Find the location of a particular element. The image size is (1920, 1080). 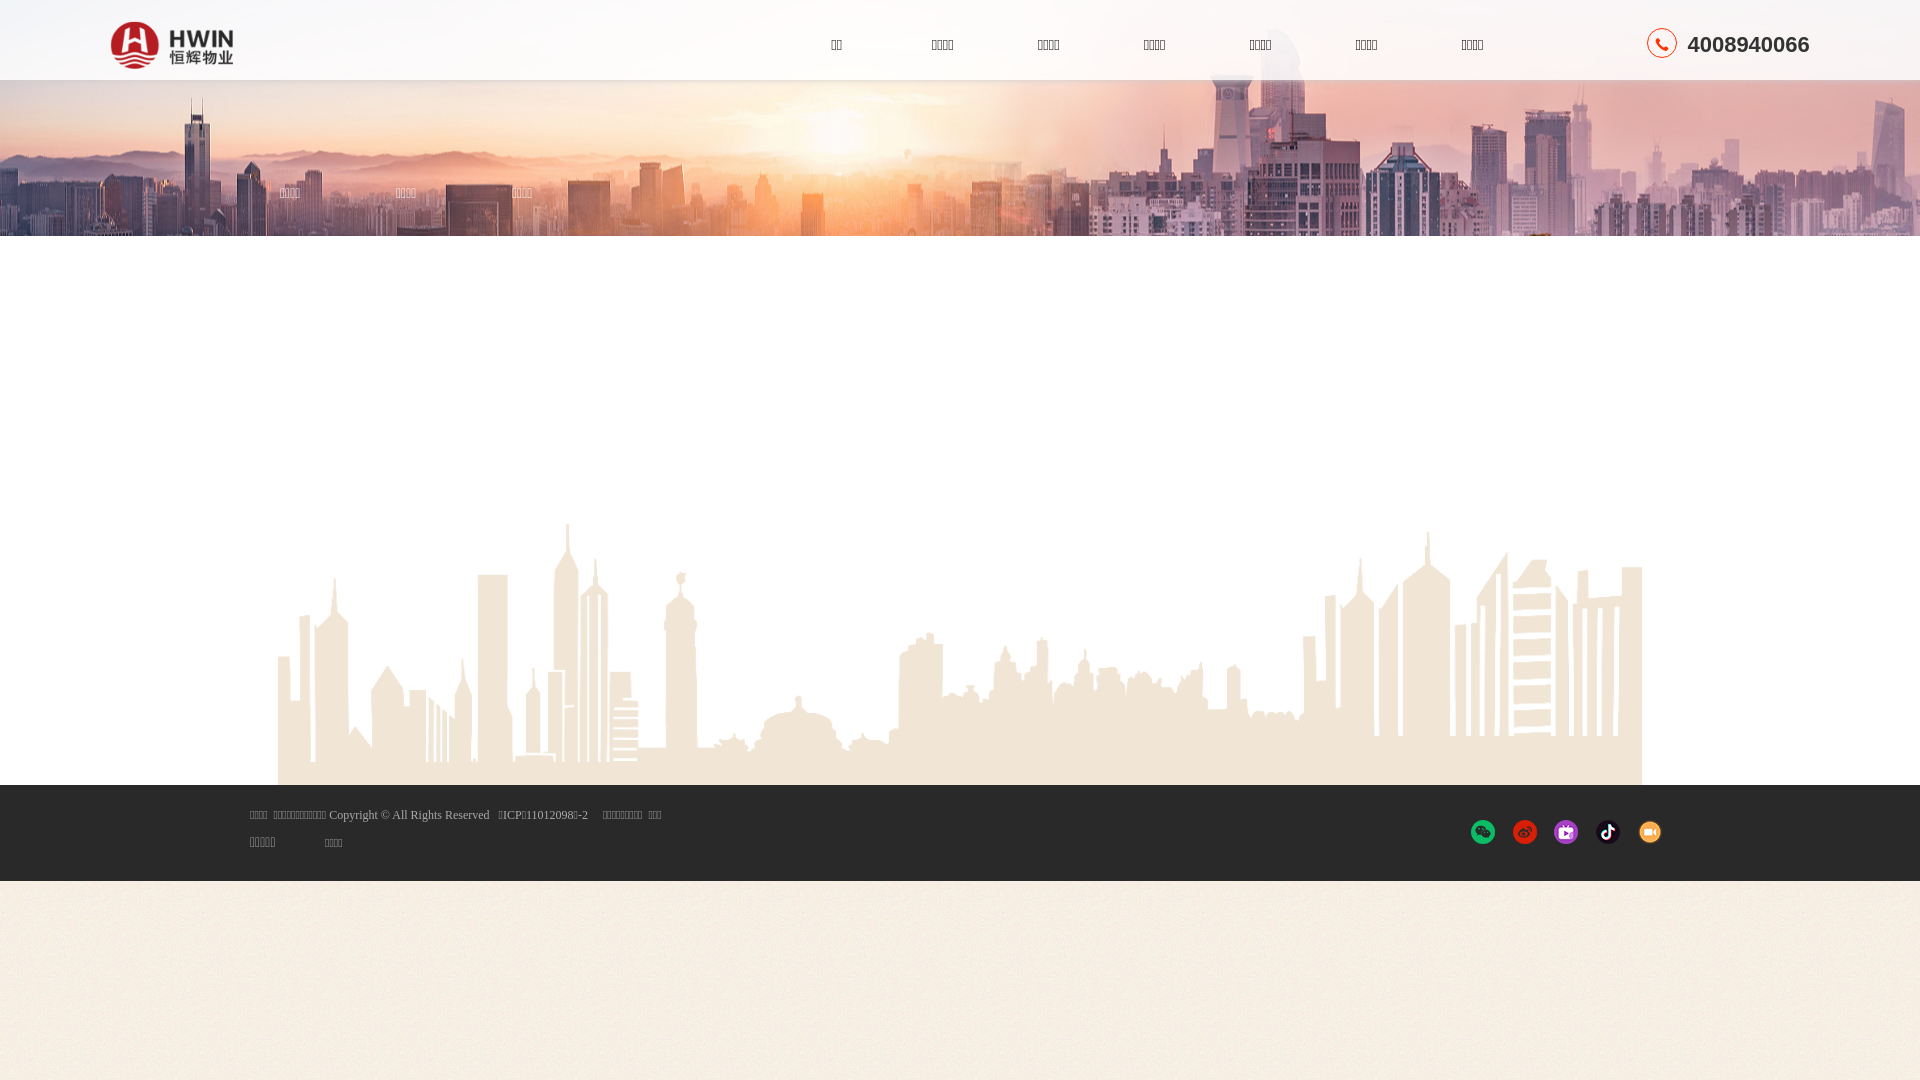

'4008940066' is located at coordinates (1727, 44).